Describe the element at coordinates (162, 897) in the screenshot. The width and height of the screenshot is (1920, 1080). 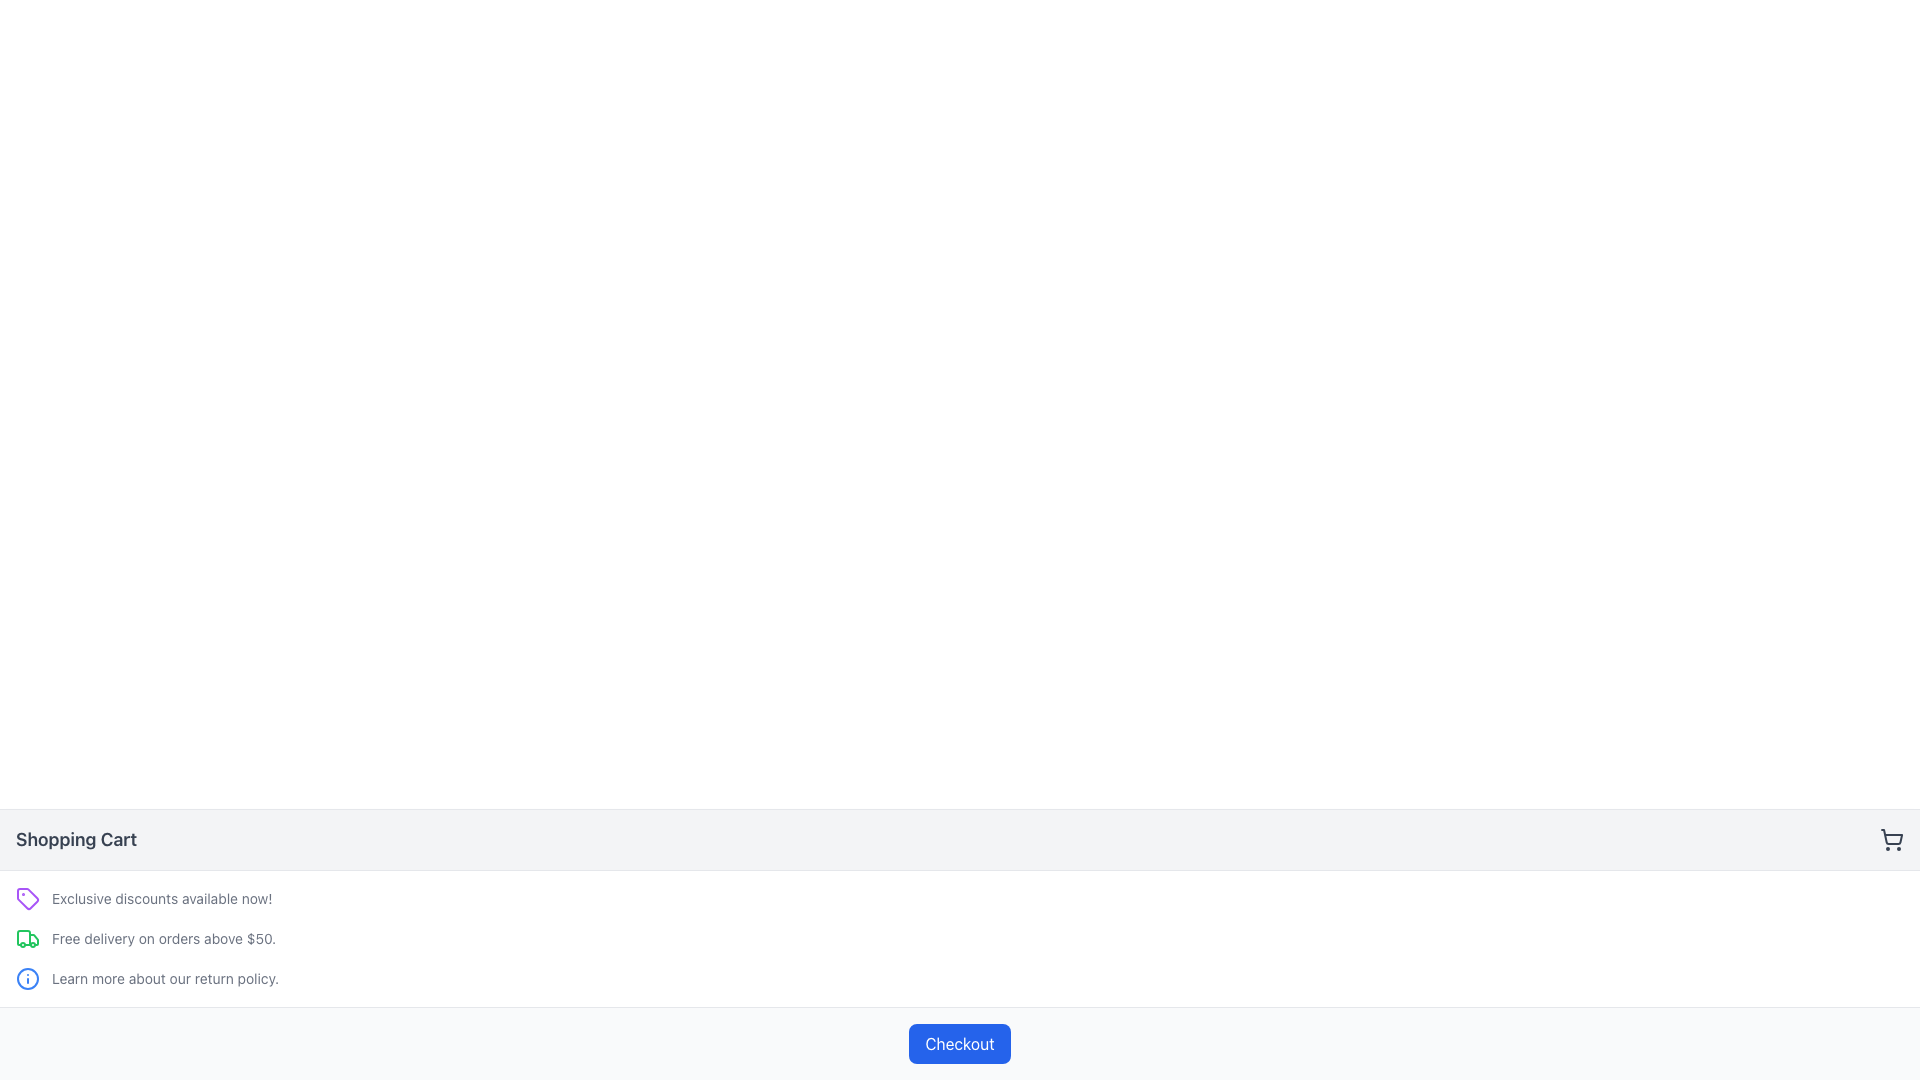
I see `text from the Text Label displaying 'Exclusive discounts available now!' located in the 'Shopping Cart' section, positioned right of the purple tag icon` at that location.